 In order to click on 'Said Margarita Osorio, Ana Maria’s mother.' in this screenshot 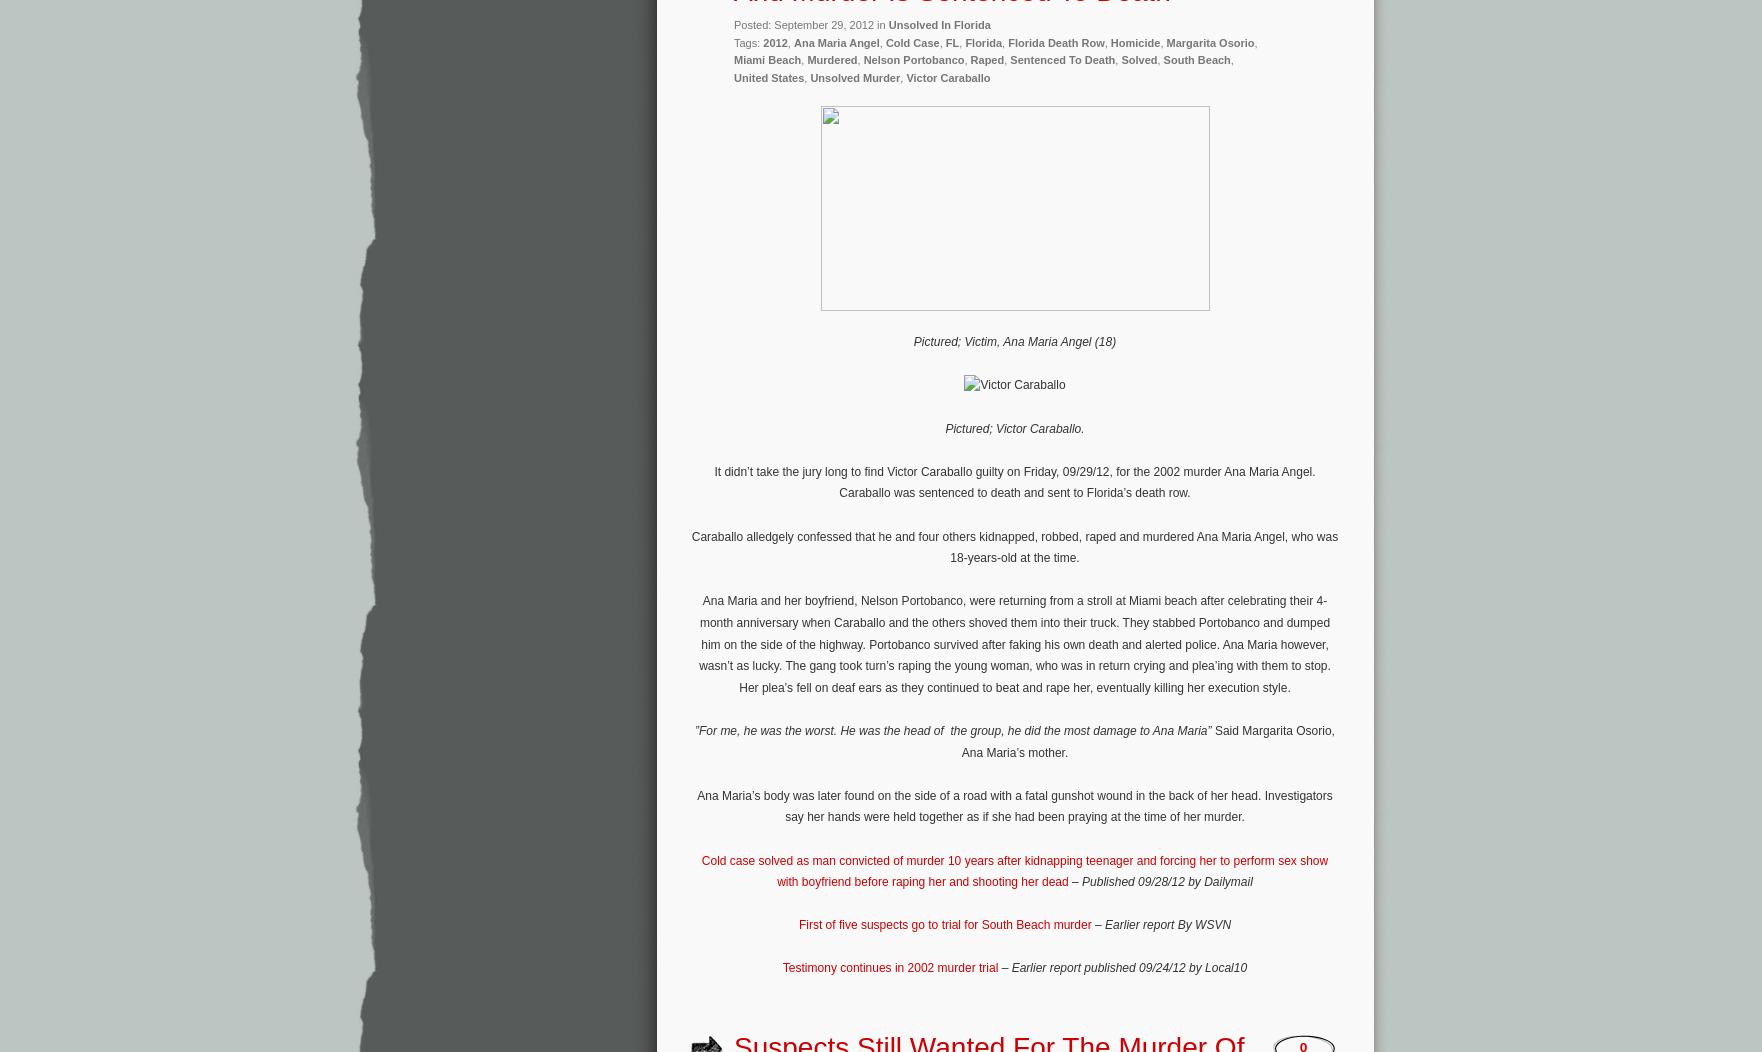, I will do `click(1147, 741)`.